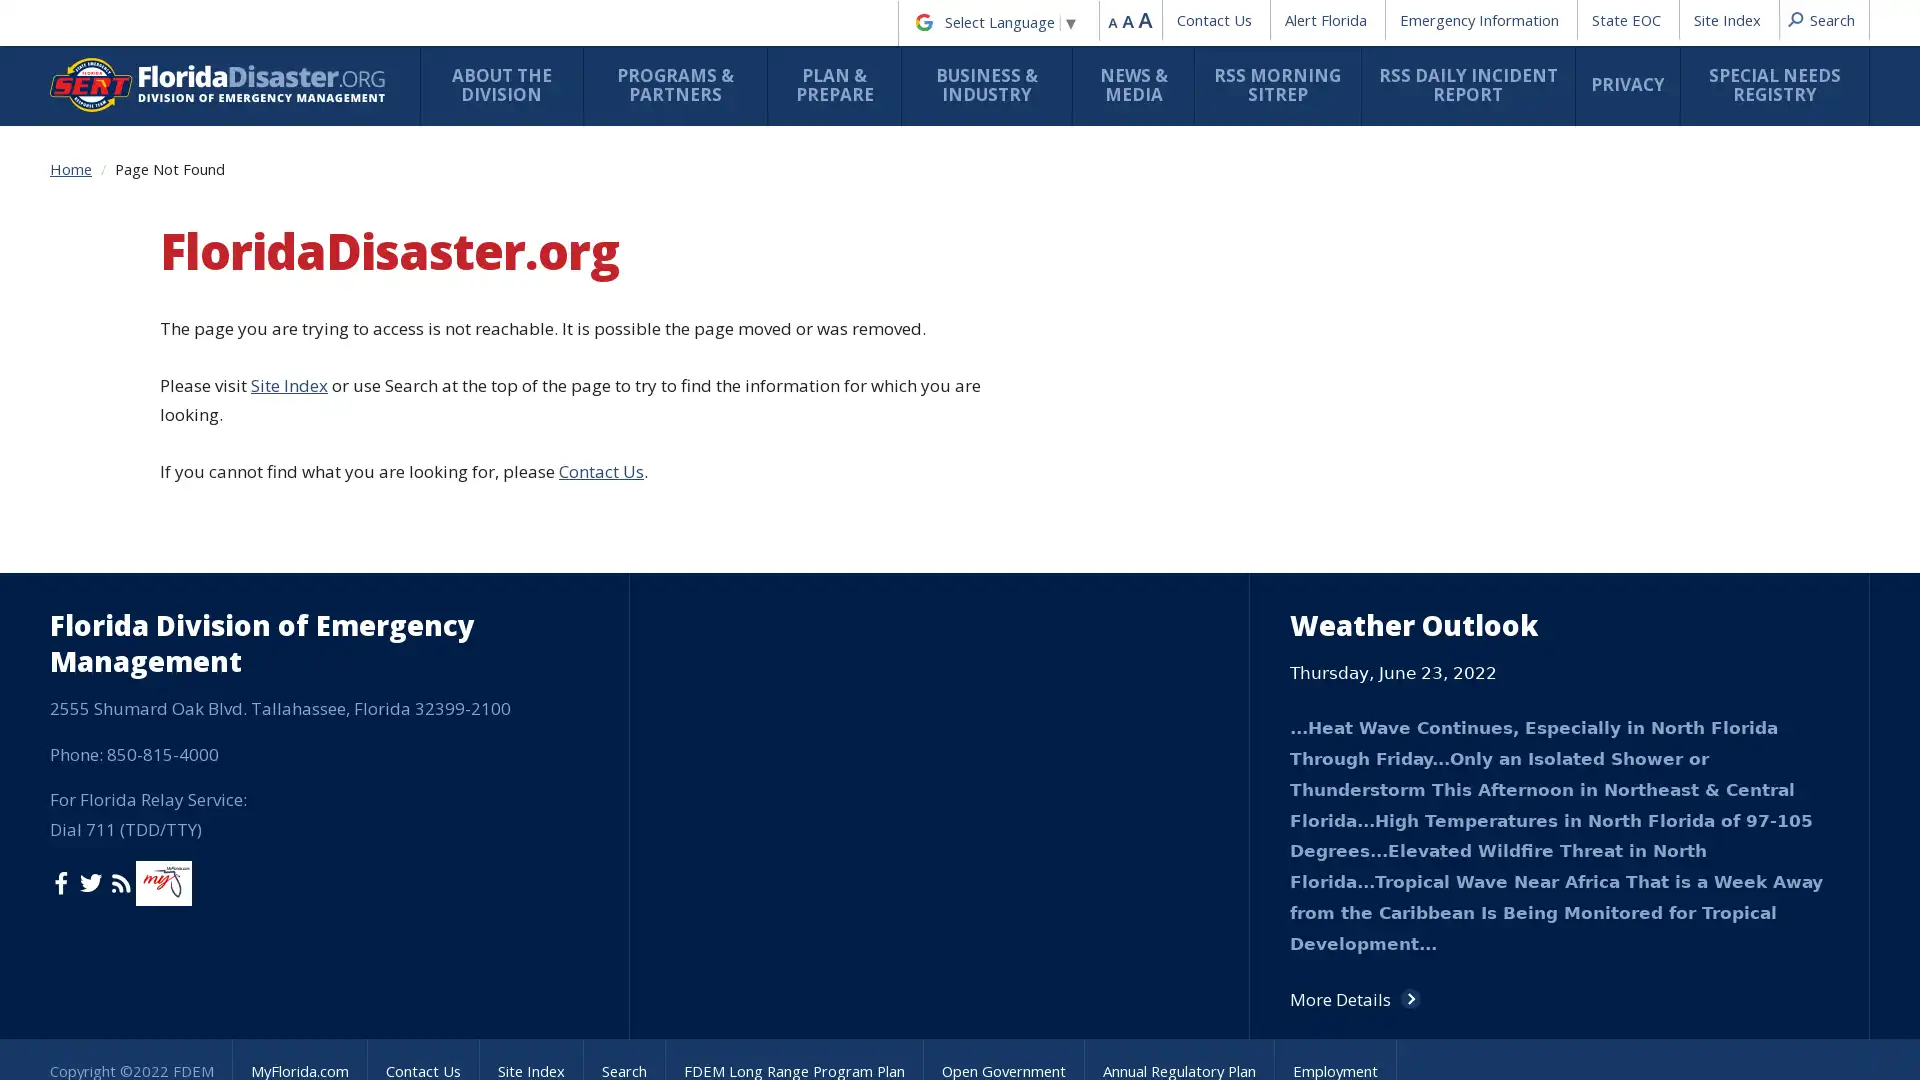 This screenshot has height=1080, width=1920. I want to click on Toggle More, so click(600, 379).